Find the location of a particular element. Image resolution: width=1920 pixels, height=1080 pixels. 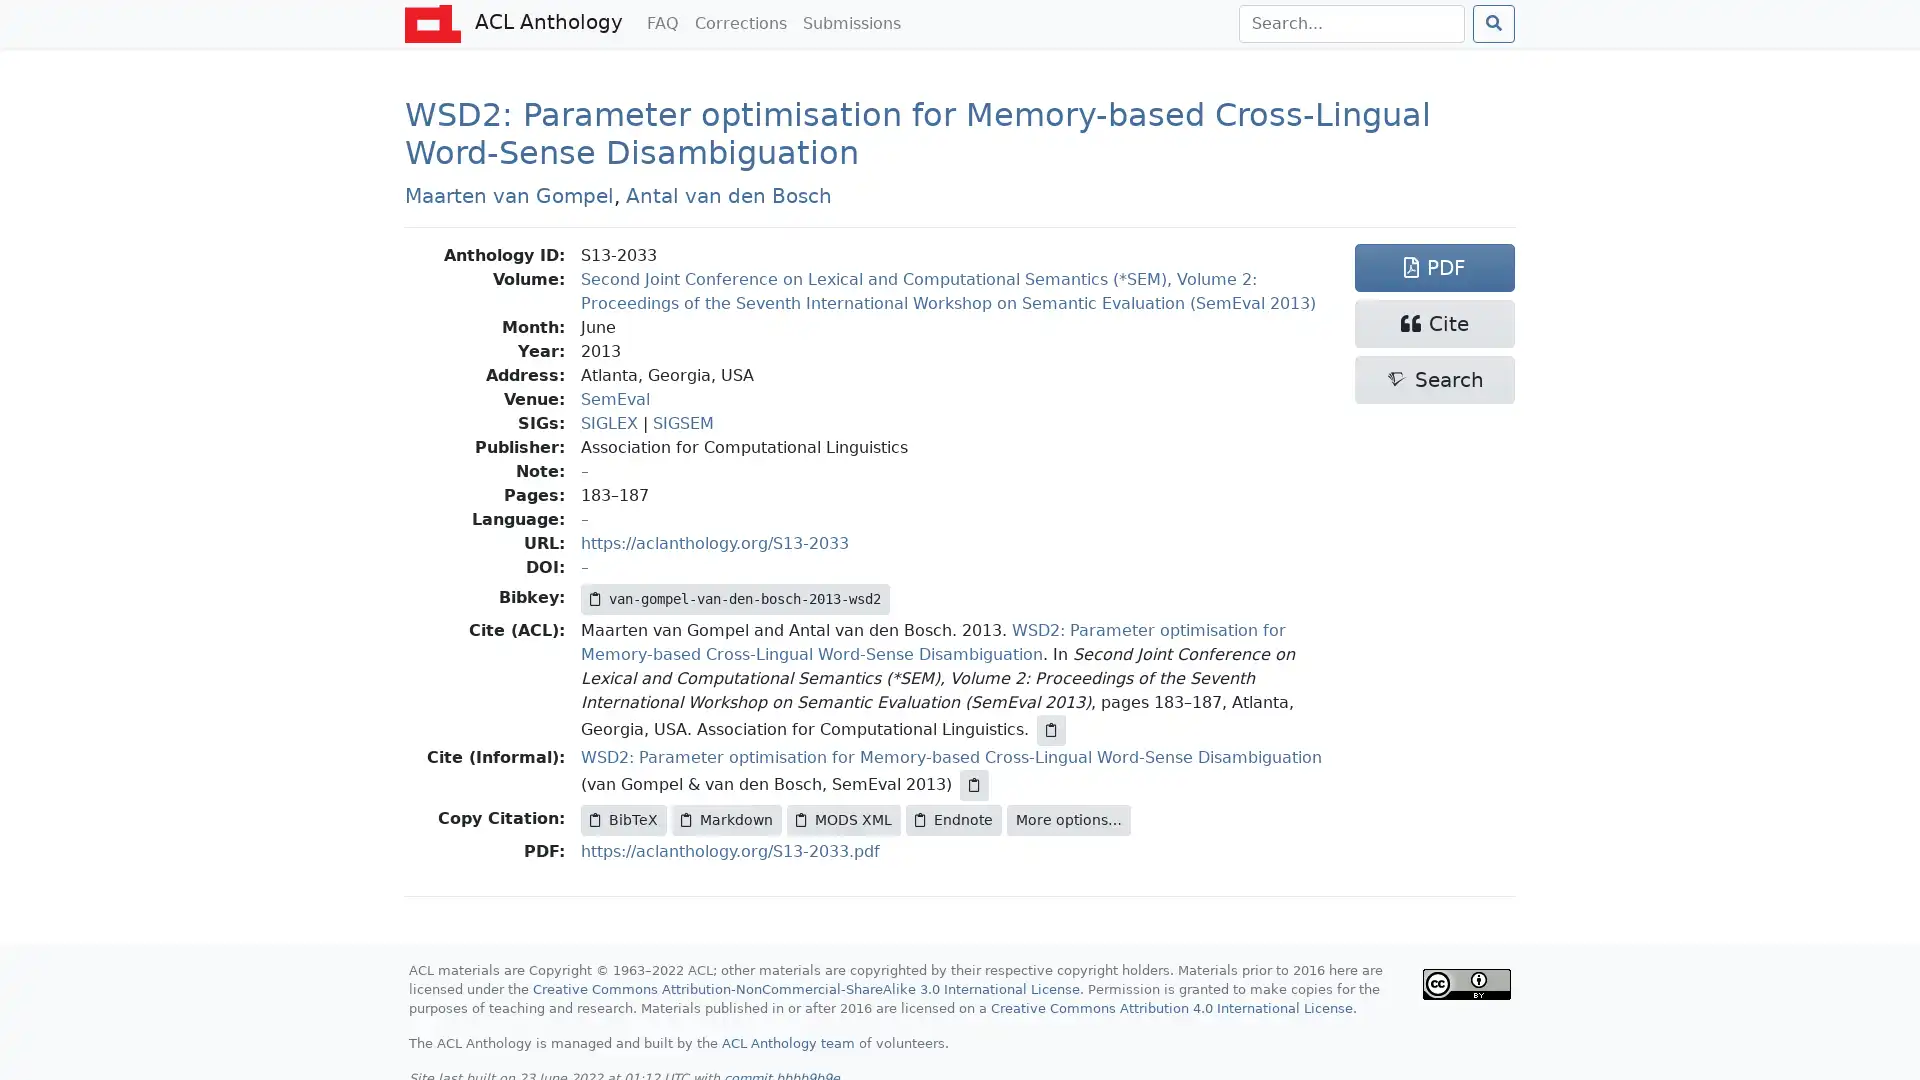

MODS XML is located at coordinates (844, 819).